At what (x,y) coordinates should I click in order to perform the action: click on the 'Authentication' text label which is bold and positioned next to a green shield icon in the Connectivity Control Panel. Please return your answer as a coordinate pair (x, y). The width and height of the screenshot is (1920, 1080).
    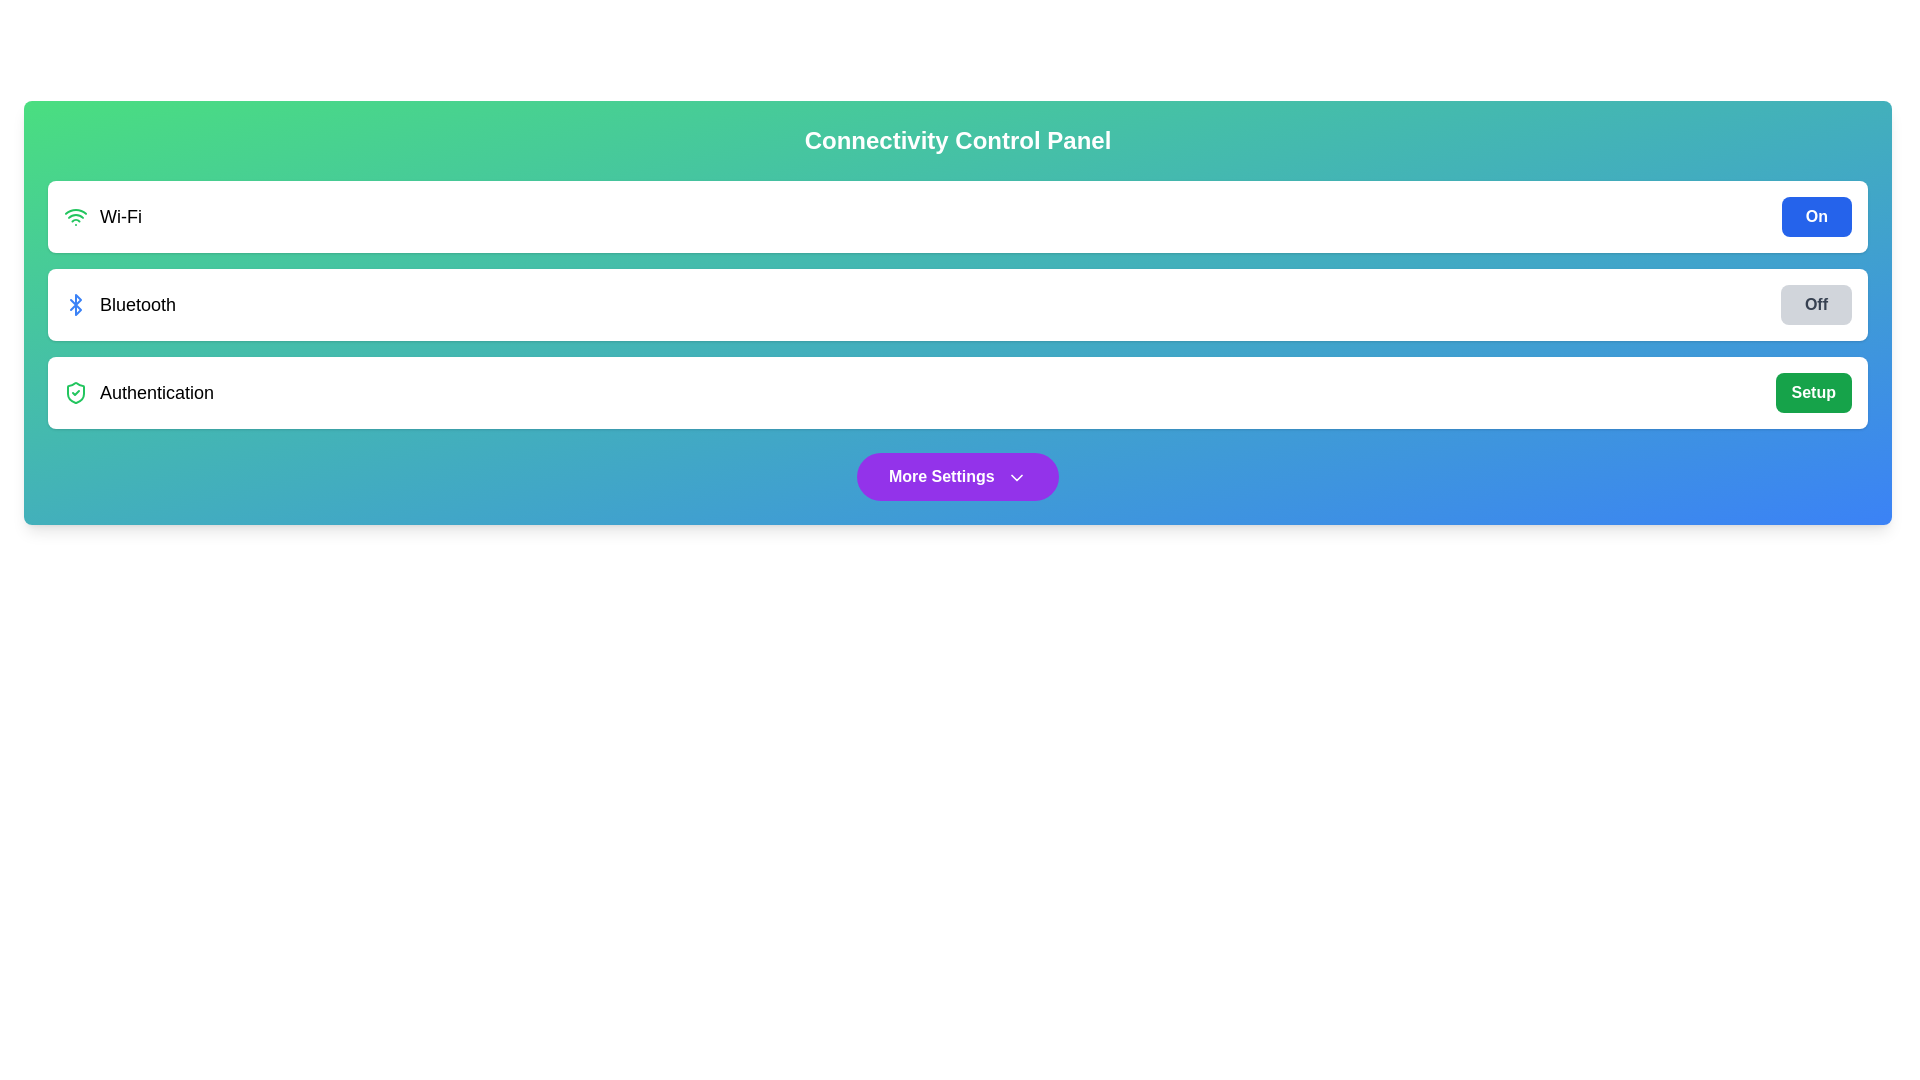
    Looking at the image, I should click on (156, 393).